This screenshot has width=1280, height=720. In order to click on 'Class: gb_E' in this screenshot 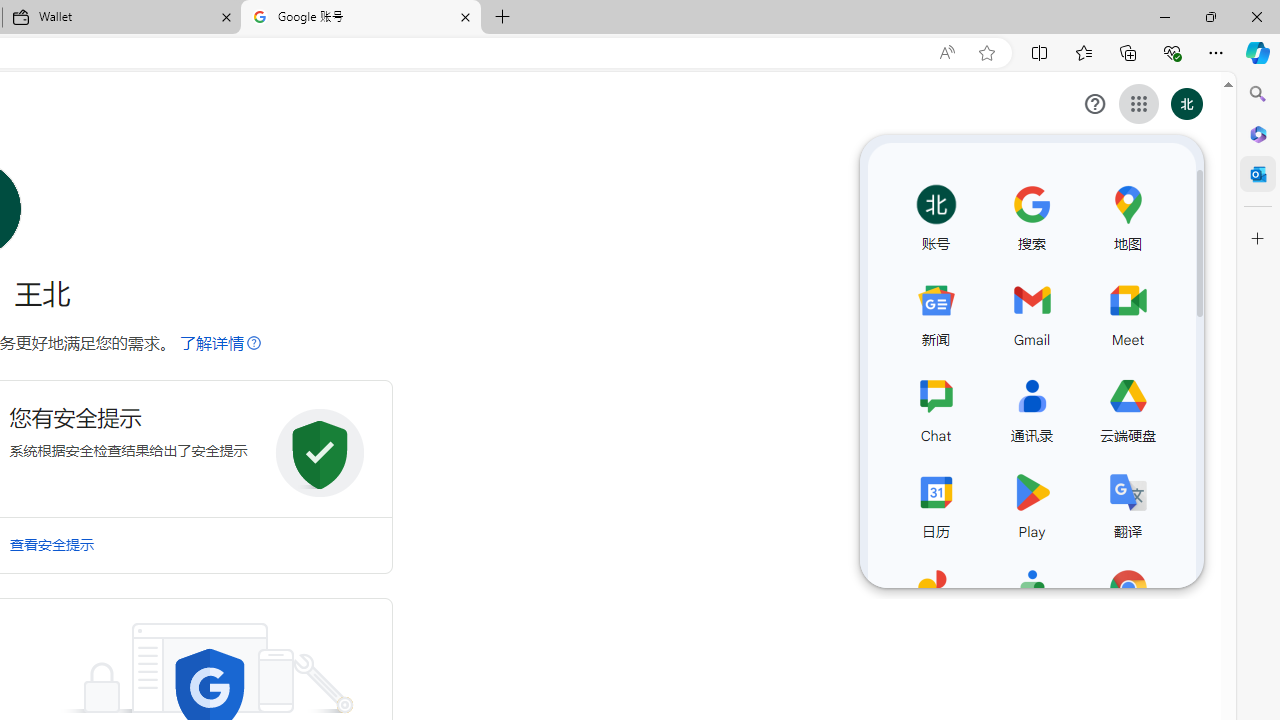, I will do `click(1138, 104)`.